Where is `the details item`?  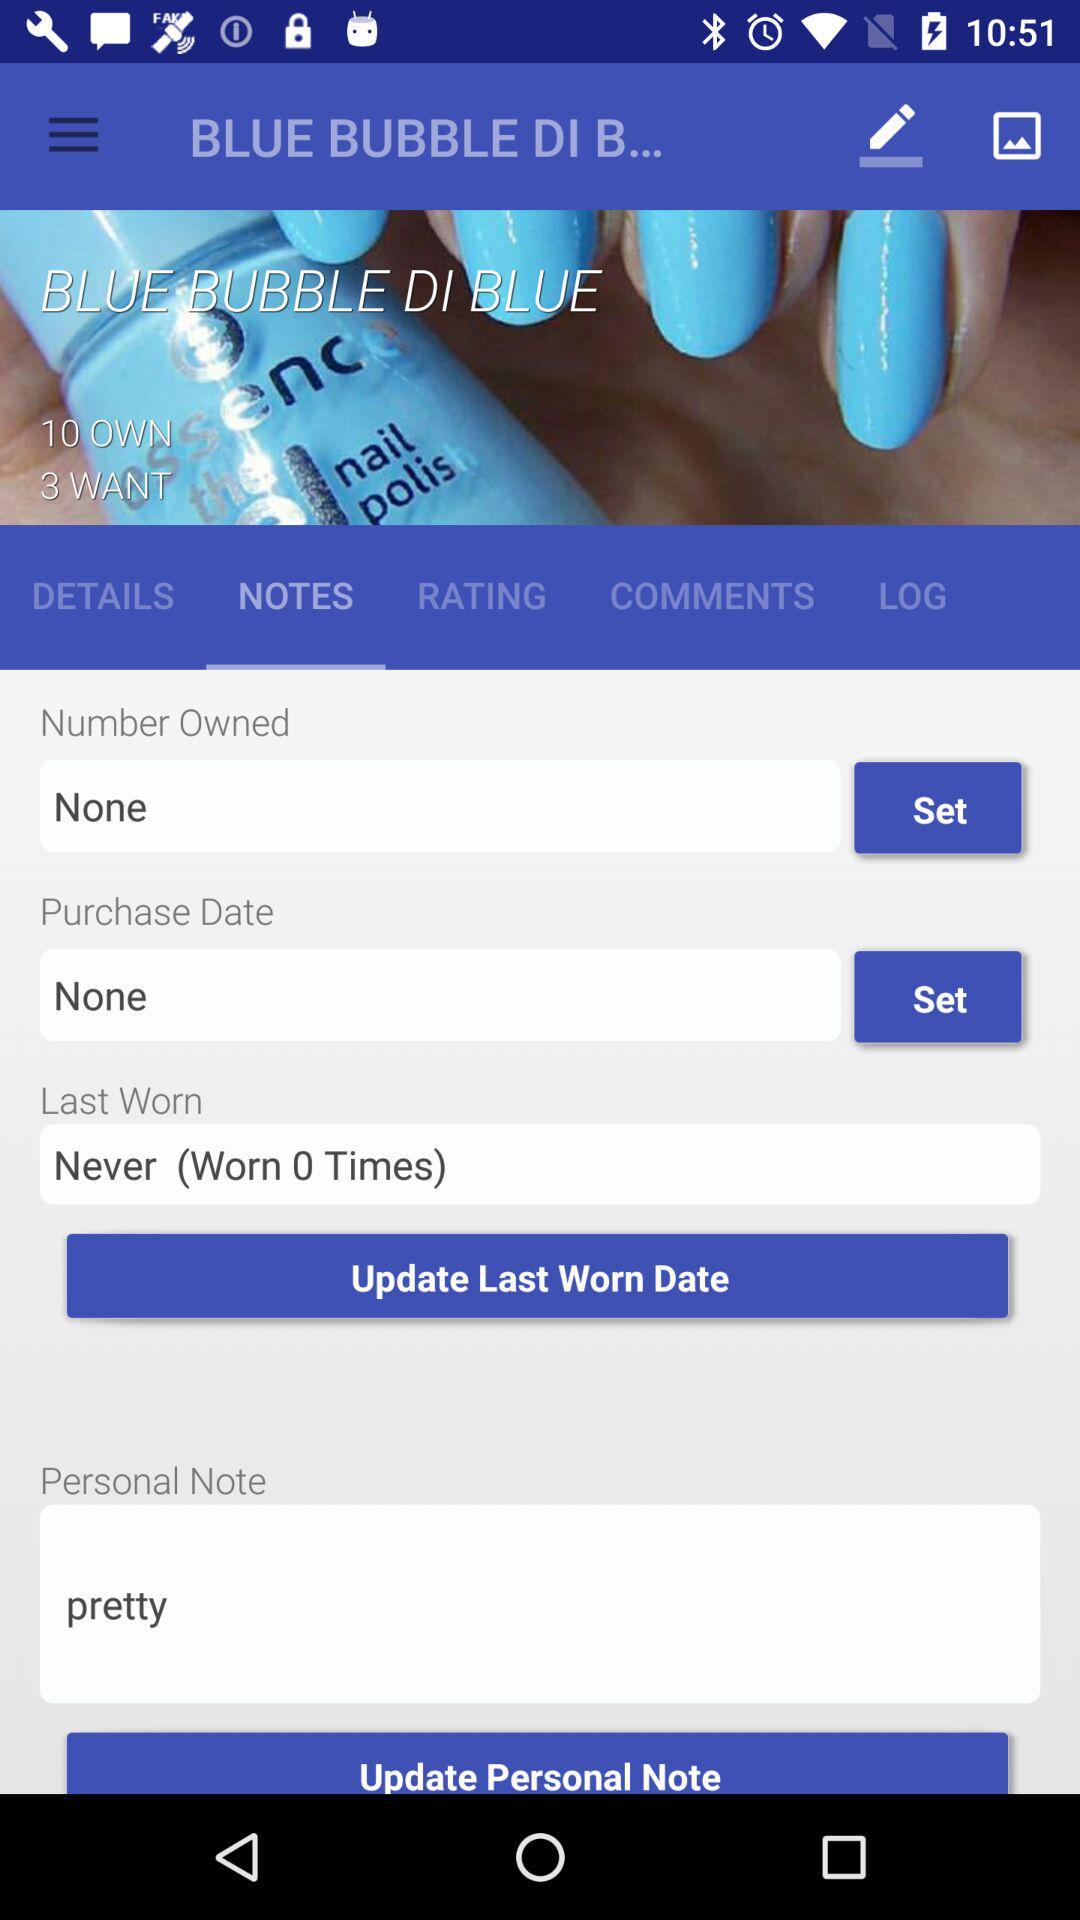 the details item is located at coordinates (103, 593).